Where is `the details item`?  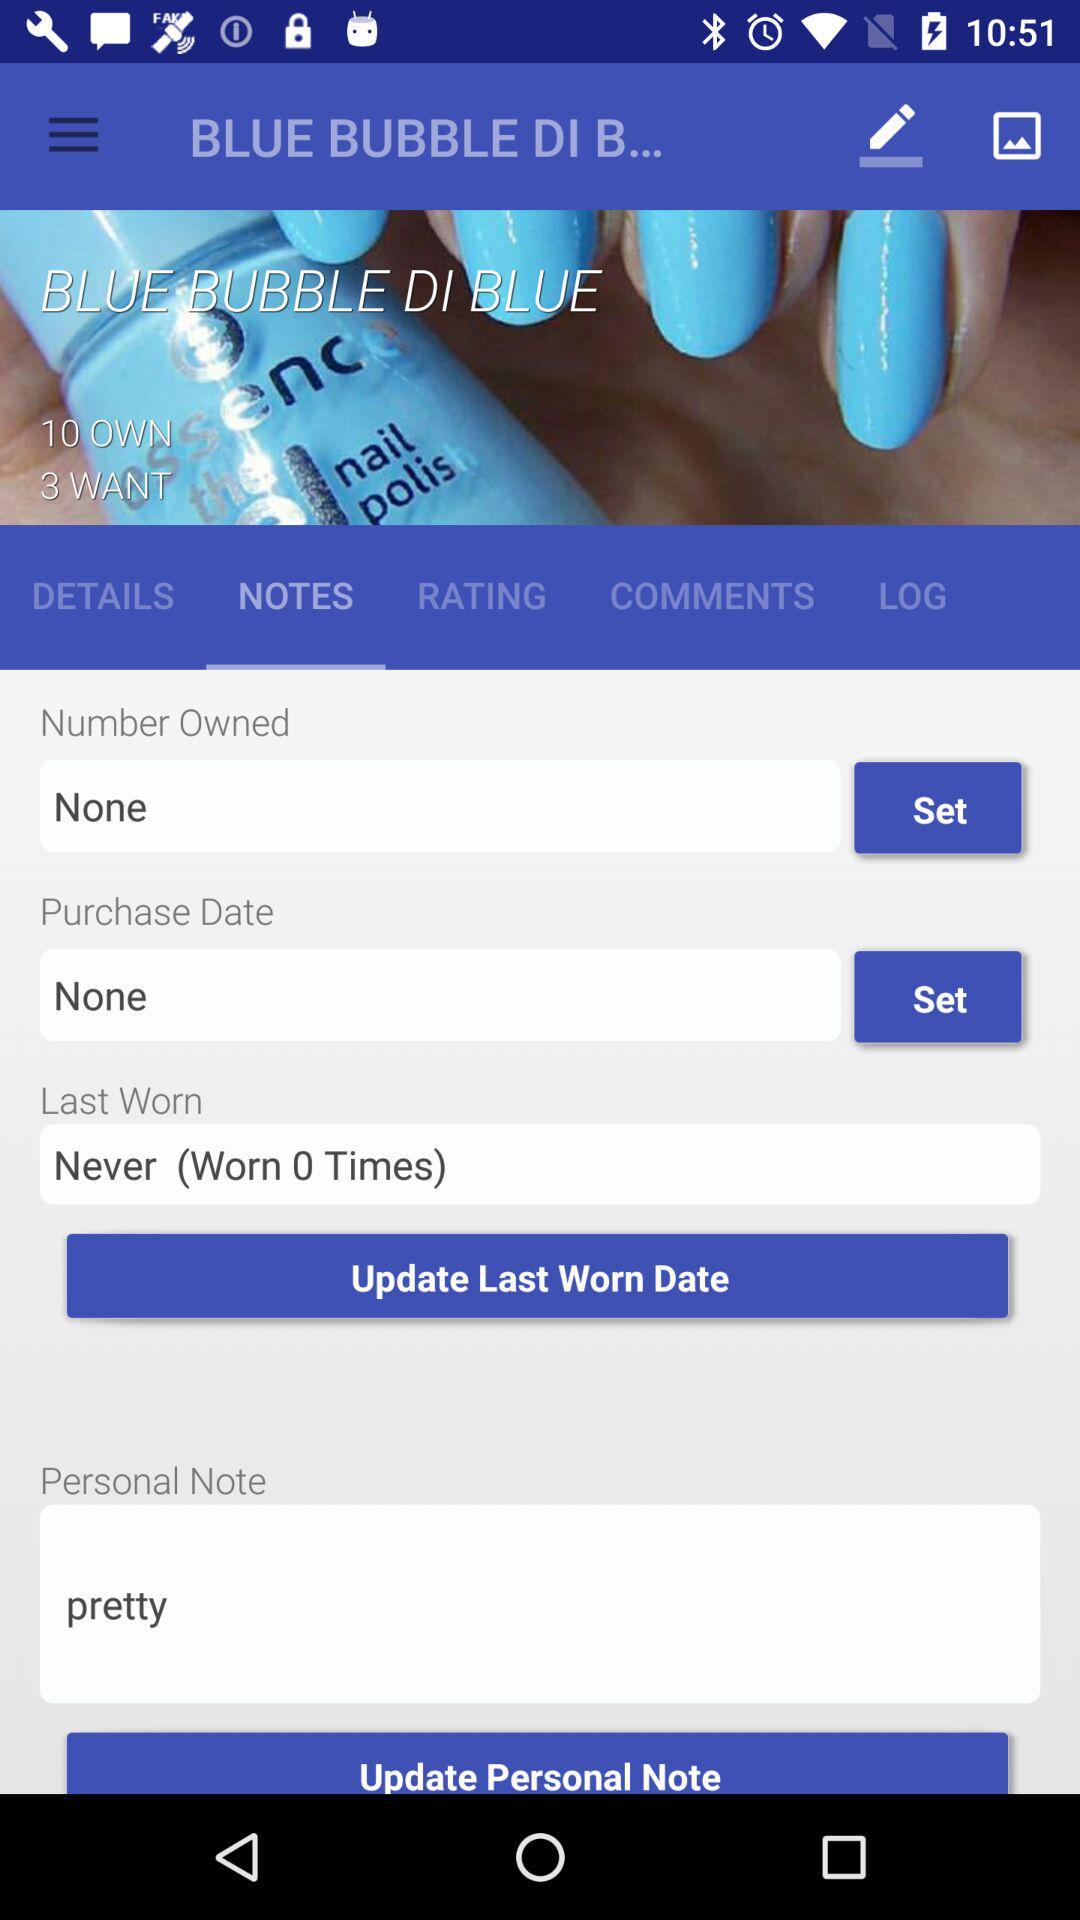 the details item is located at coordinates (103, 593).